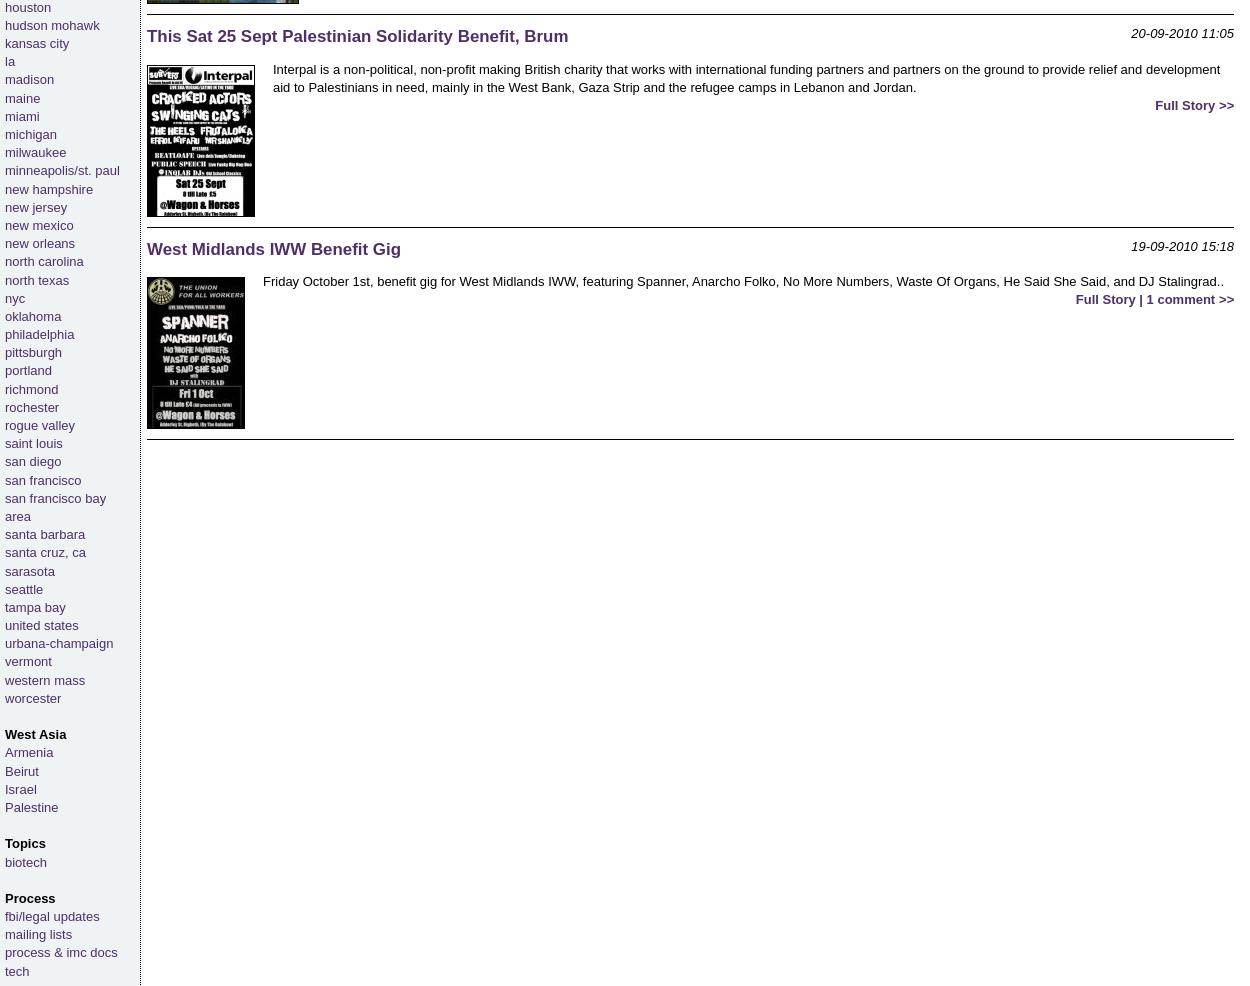 This screenshot has width=1250, height=986. What do you see at coordinates (35, 606) in the screenshot?
I see `'tampa bay'` at bounding box center [35, 606].